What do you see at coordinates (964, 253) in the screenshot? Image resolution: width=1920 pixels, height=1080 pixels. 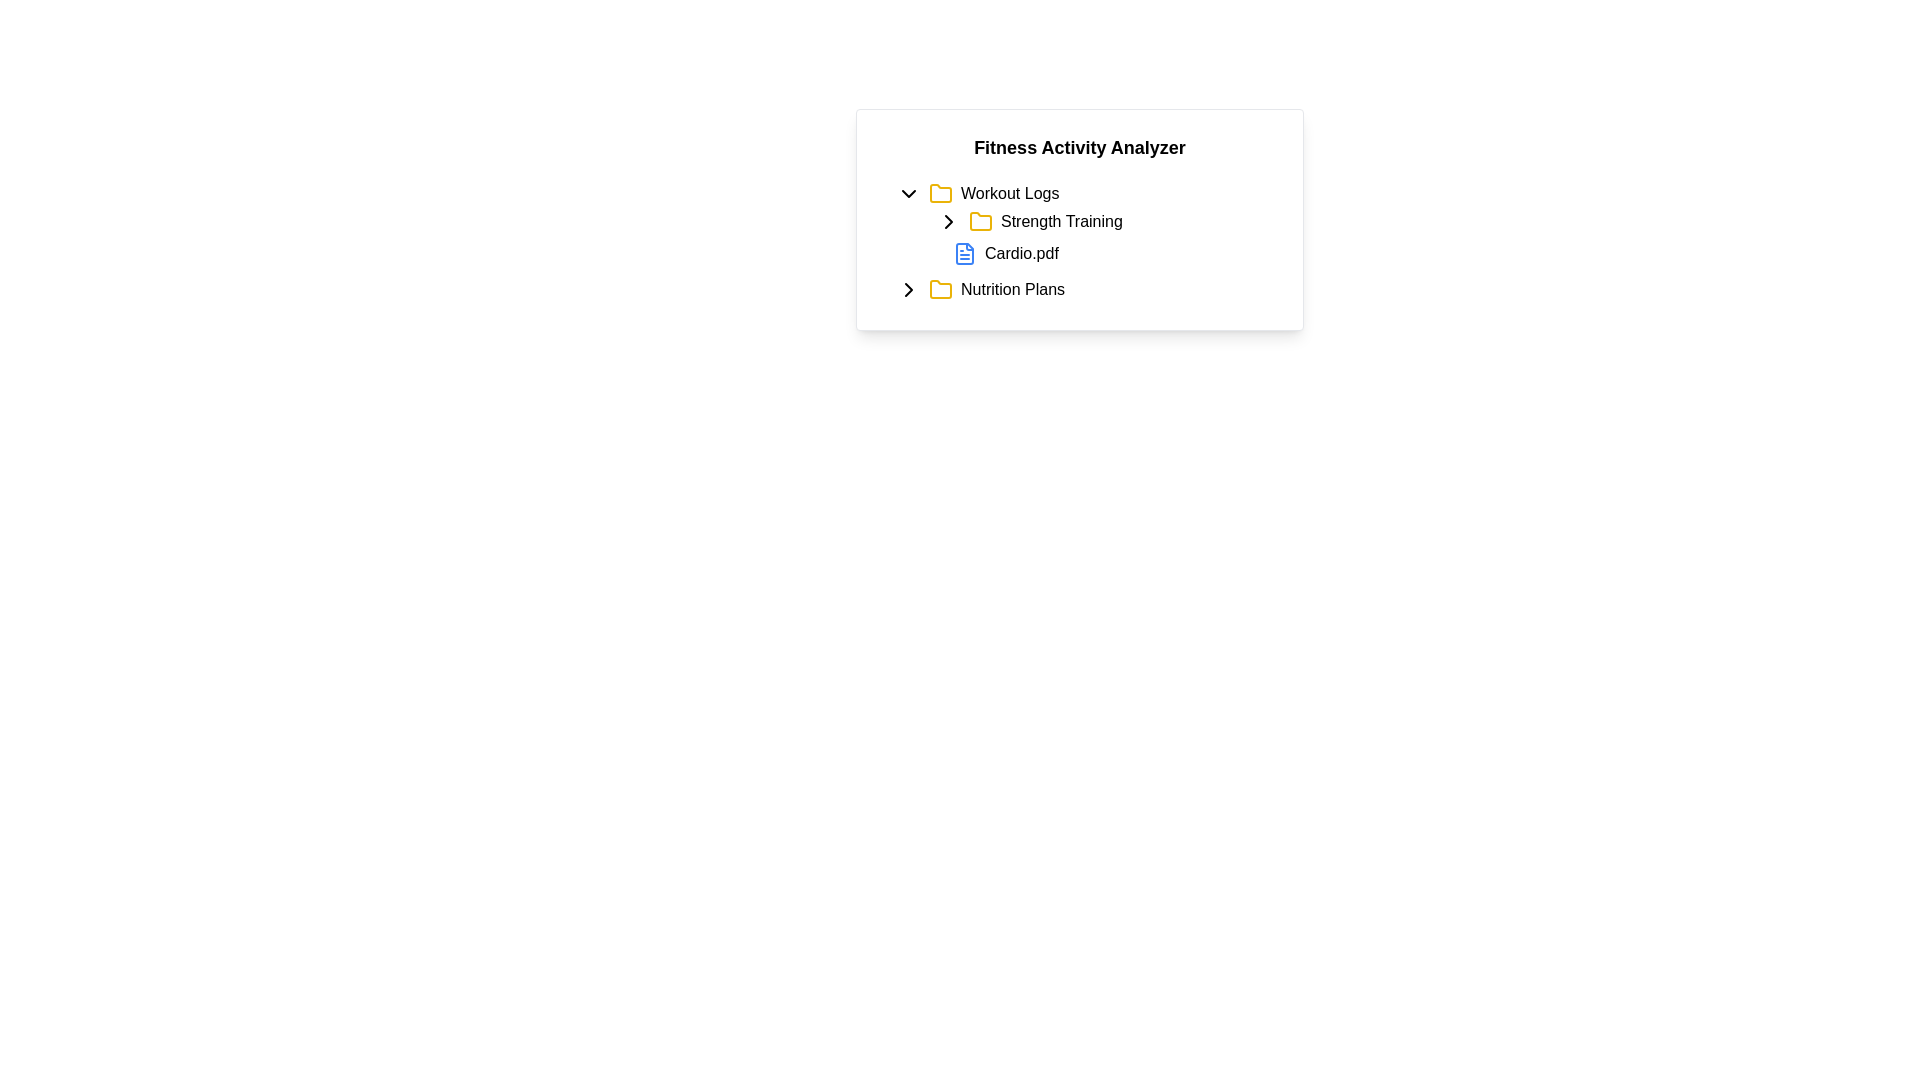 I see `the document icon representing 'Cardio.pdf', which is located to the left of the label 'Cardio.pdf' and below the 'Strength Training' group` at bounding box center [964, 253].